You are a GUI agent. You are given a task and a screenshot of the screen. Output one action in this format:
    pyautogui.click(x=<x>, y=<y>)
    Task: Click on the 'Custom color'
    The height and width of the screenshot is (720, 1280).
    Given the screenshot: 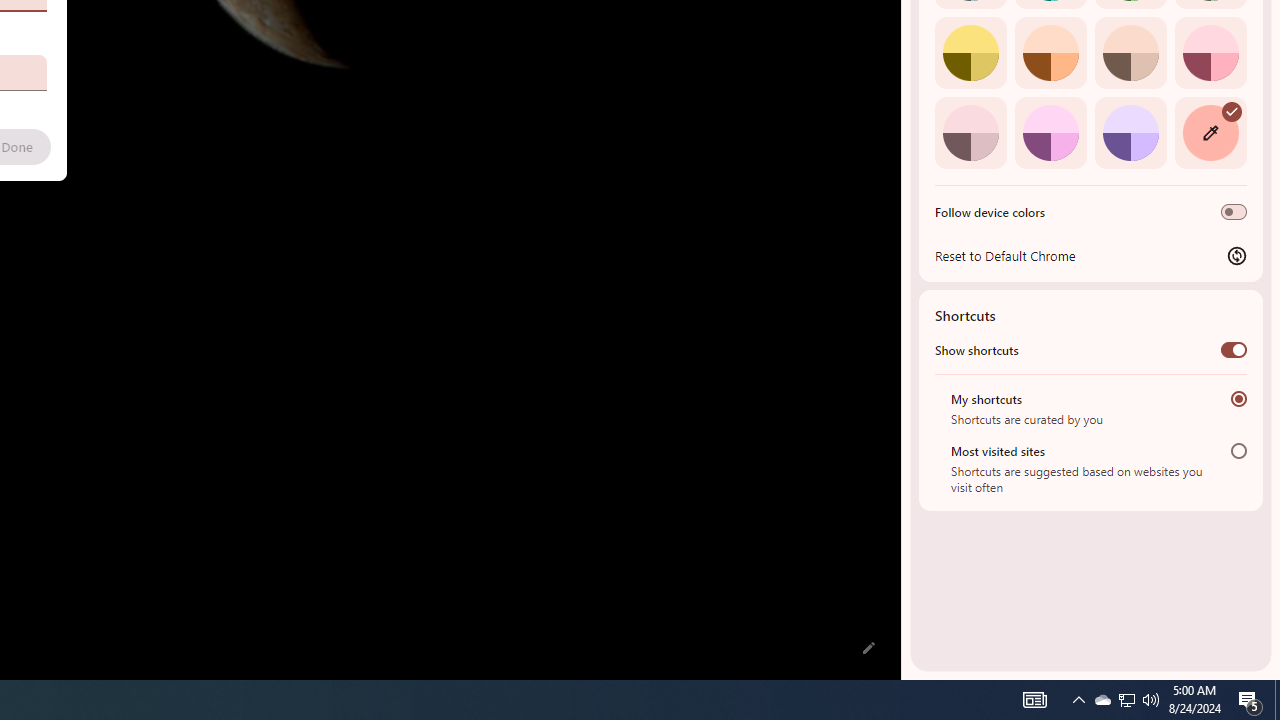 What is the action you would take?
    pyautogui.click(x=1209, y=132)
    